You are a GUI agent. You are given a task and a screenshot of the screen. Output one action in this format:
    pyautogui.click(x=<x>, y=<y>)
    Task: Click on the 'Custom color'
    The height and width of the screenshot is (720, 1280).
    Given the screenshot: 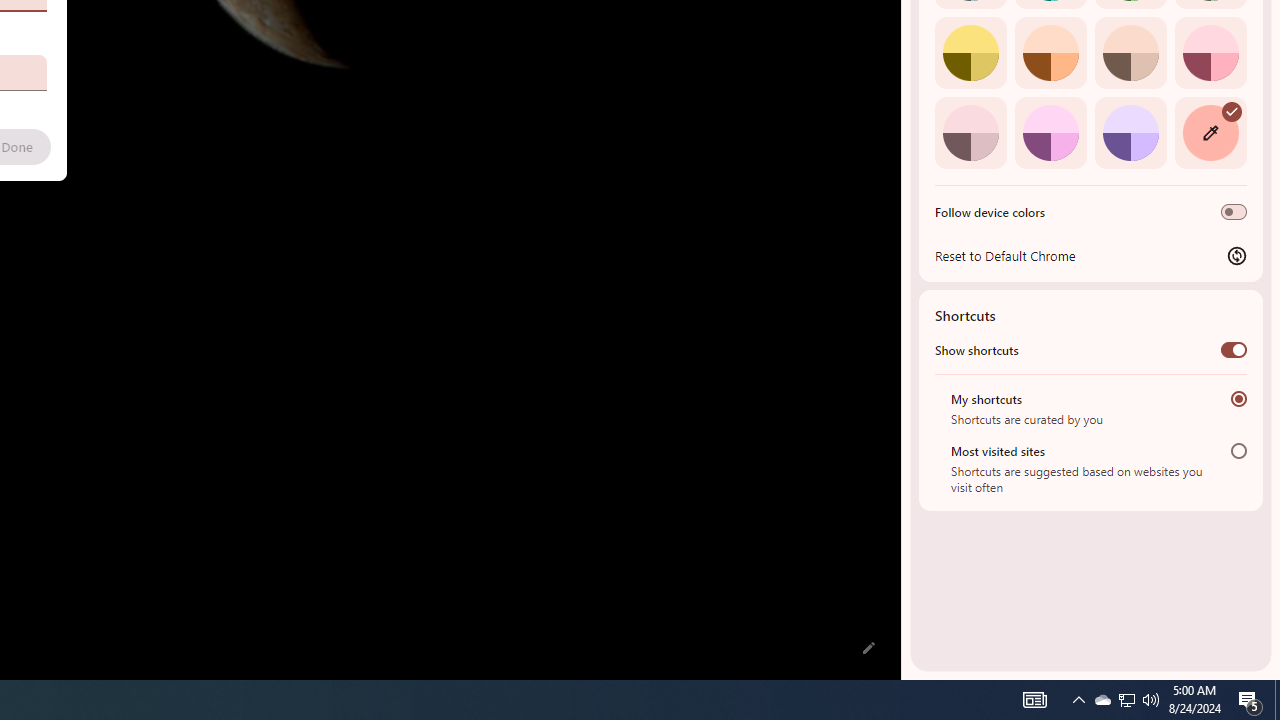 What is the action you would take?
    pyautogui.click(x=1209, y=132)
    